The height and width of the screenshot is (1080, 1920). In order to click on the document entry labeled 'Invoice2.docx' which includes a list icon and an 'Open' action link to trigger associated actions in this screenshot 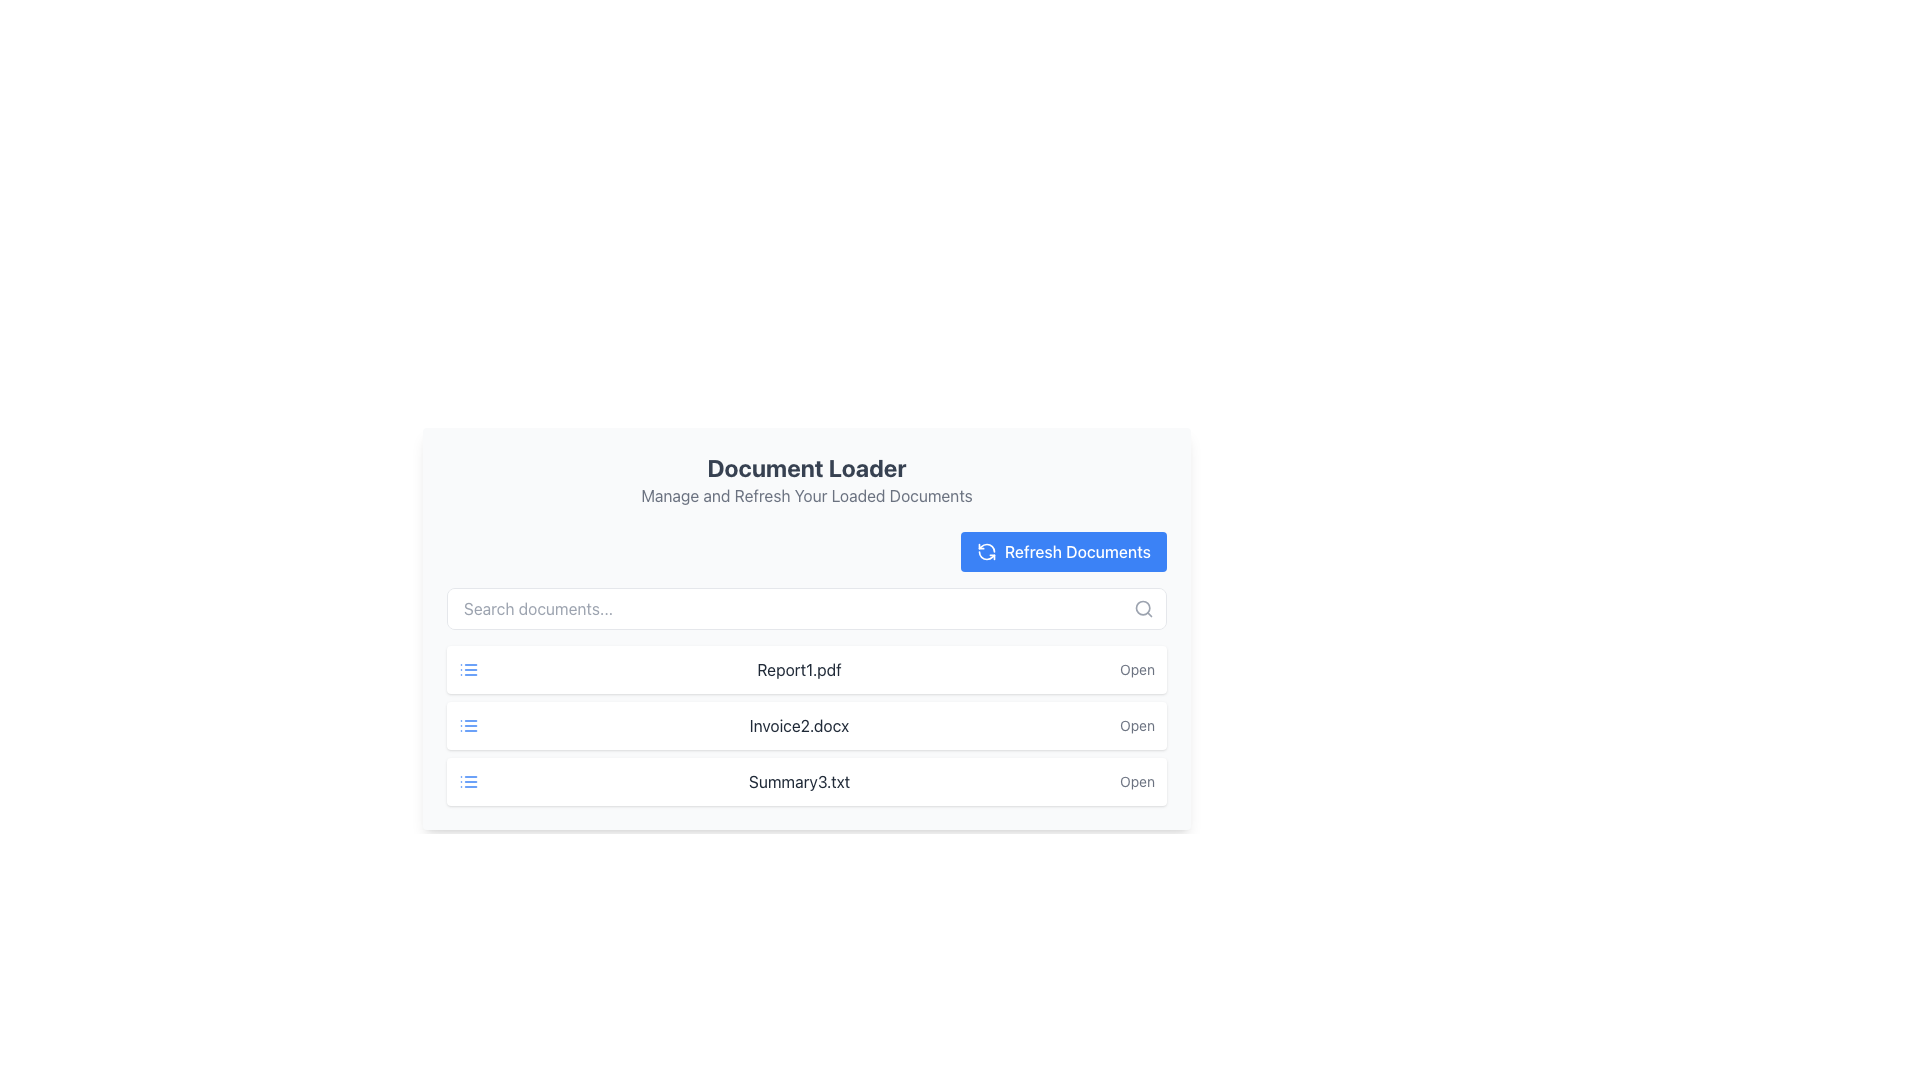, I will do `click(806, 725)`.